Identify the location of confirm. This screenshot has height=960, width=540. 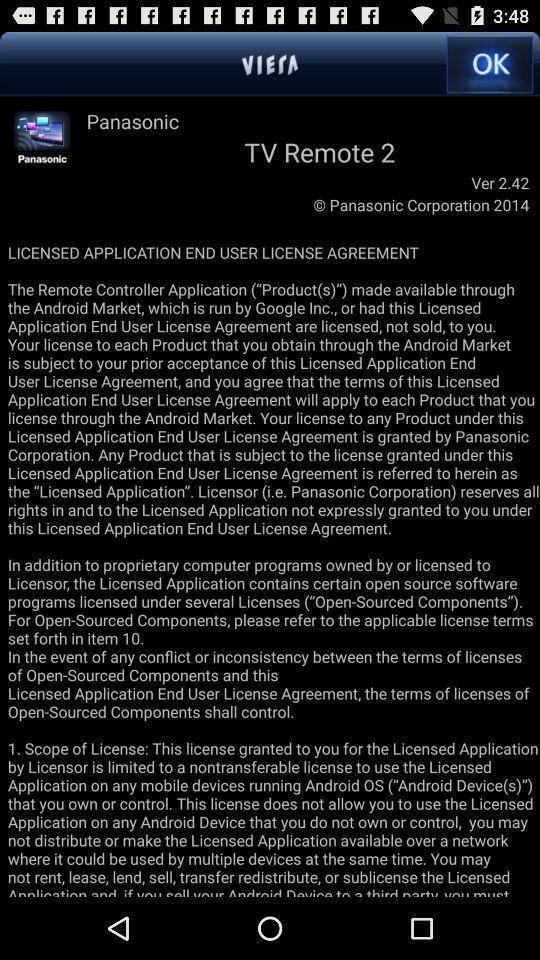
(488, 64).